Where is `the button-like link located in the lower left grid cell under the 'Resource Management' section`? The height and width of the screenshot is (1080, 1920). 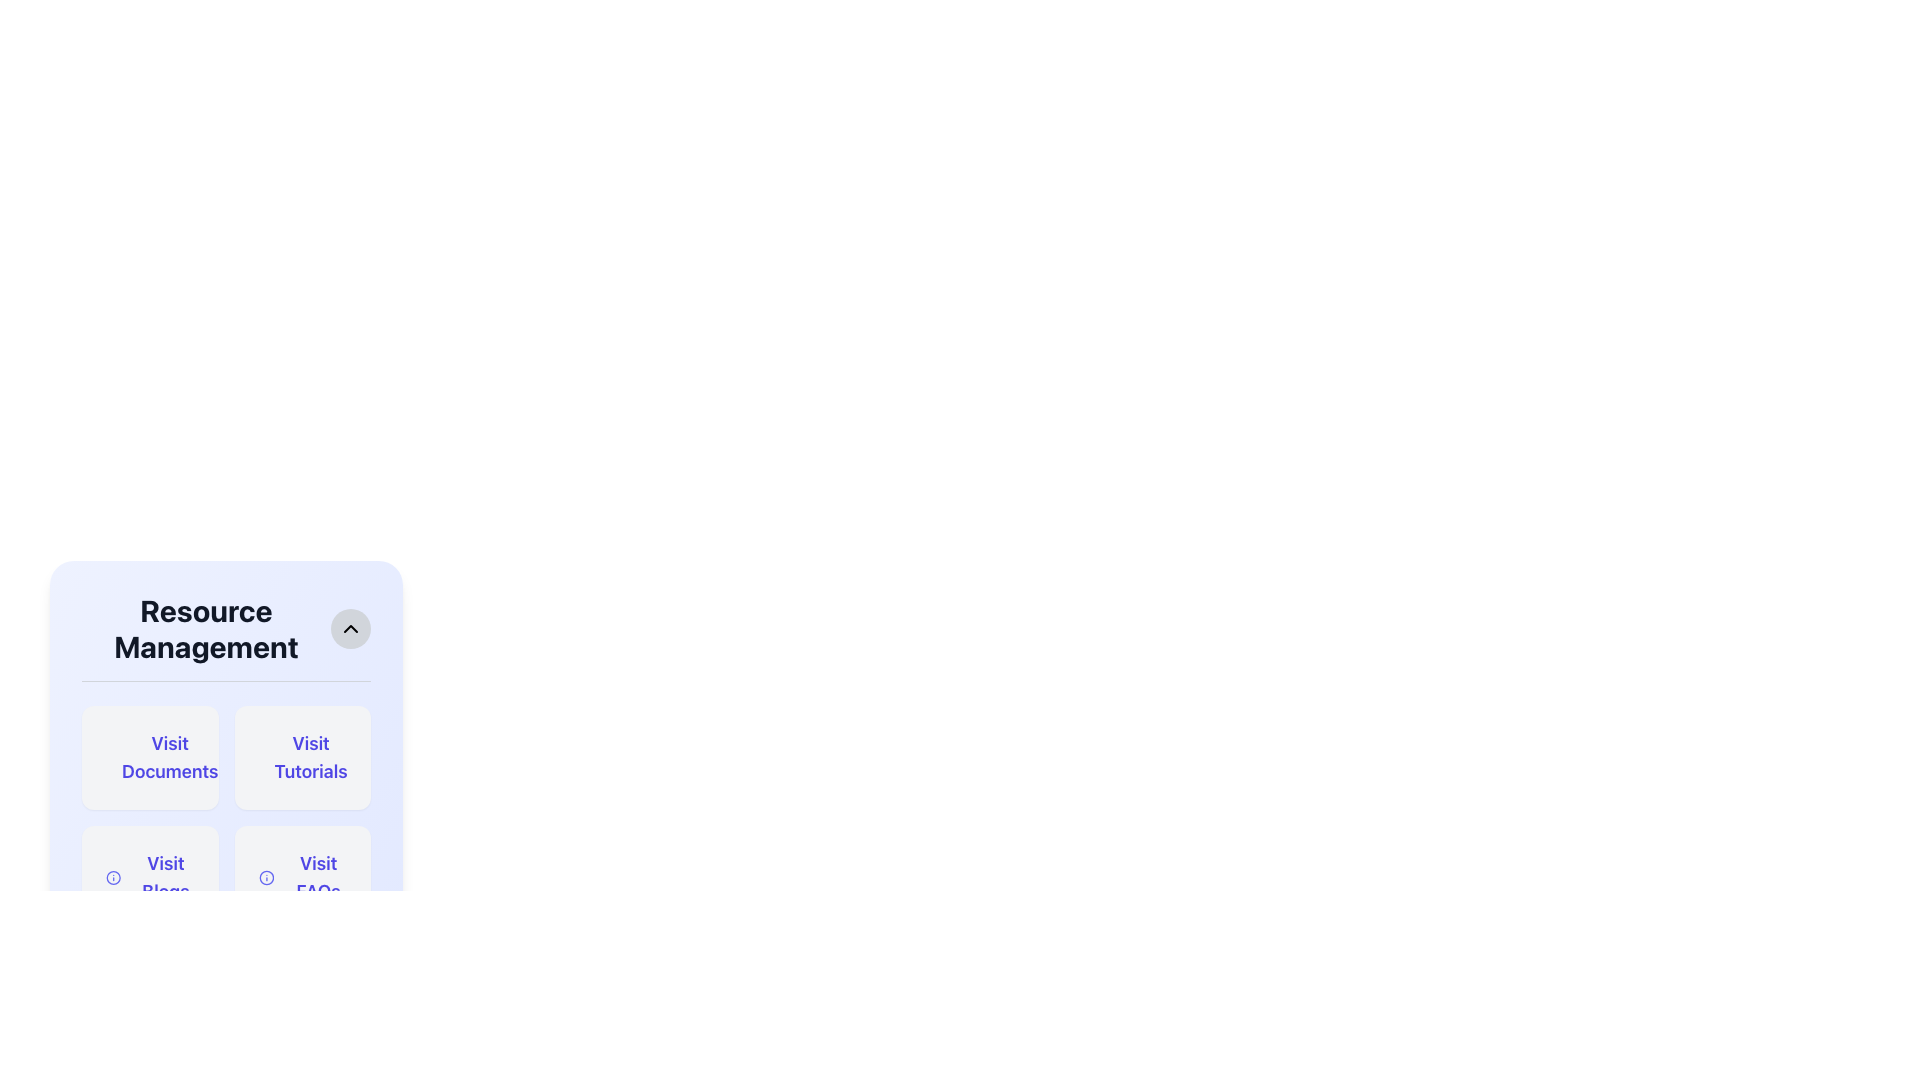
the button-like link located in the lower left grid cell under the 'Resource Management' section is located at coordinates (165, 877).